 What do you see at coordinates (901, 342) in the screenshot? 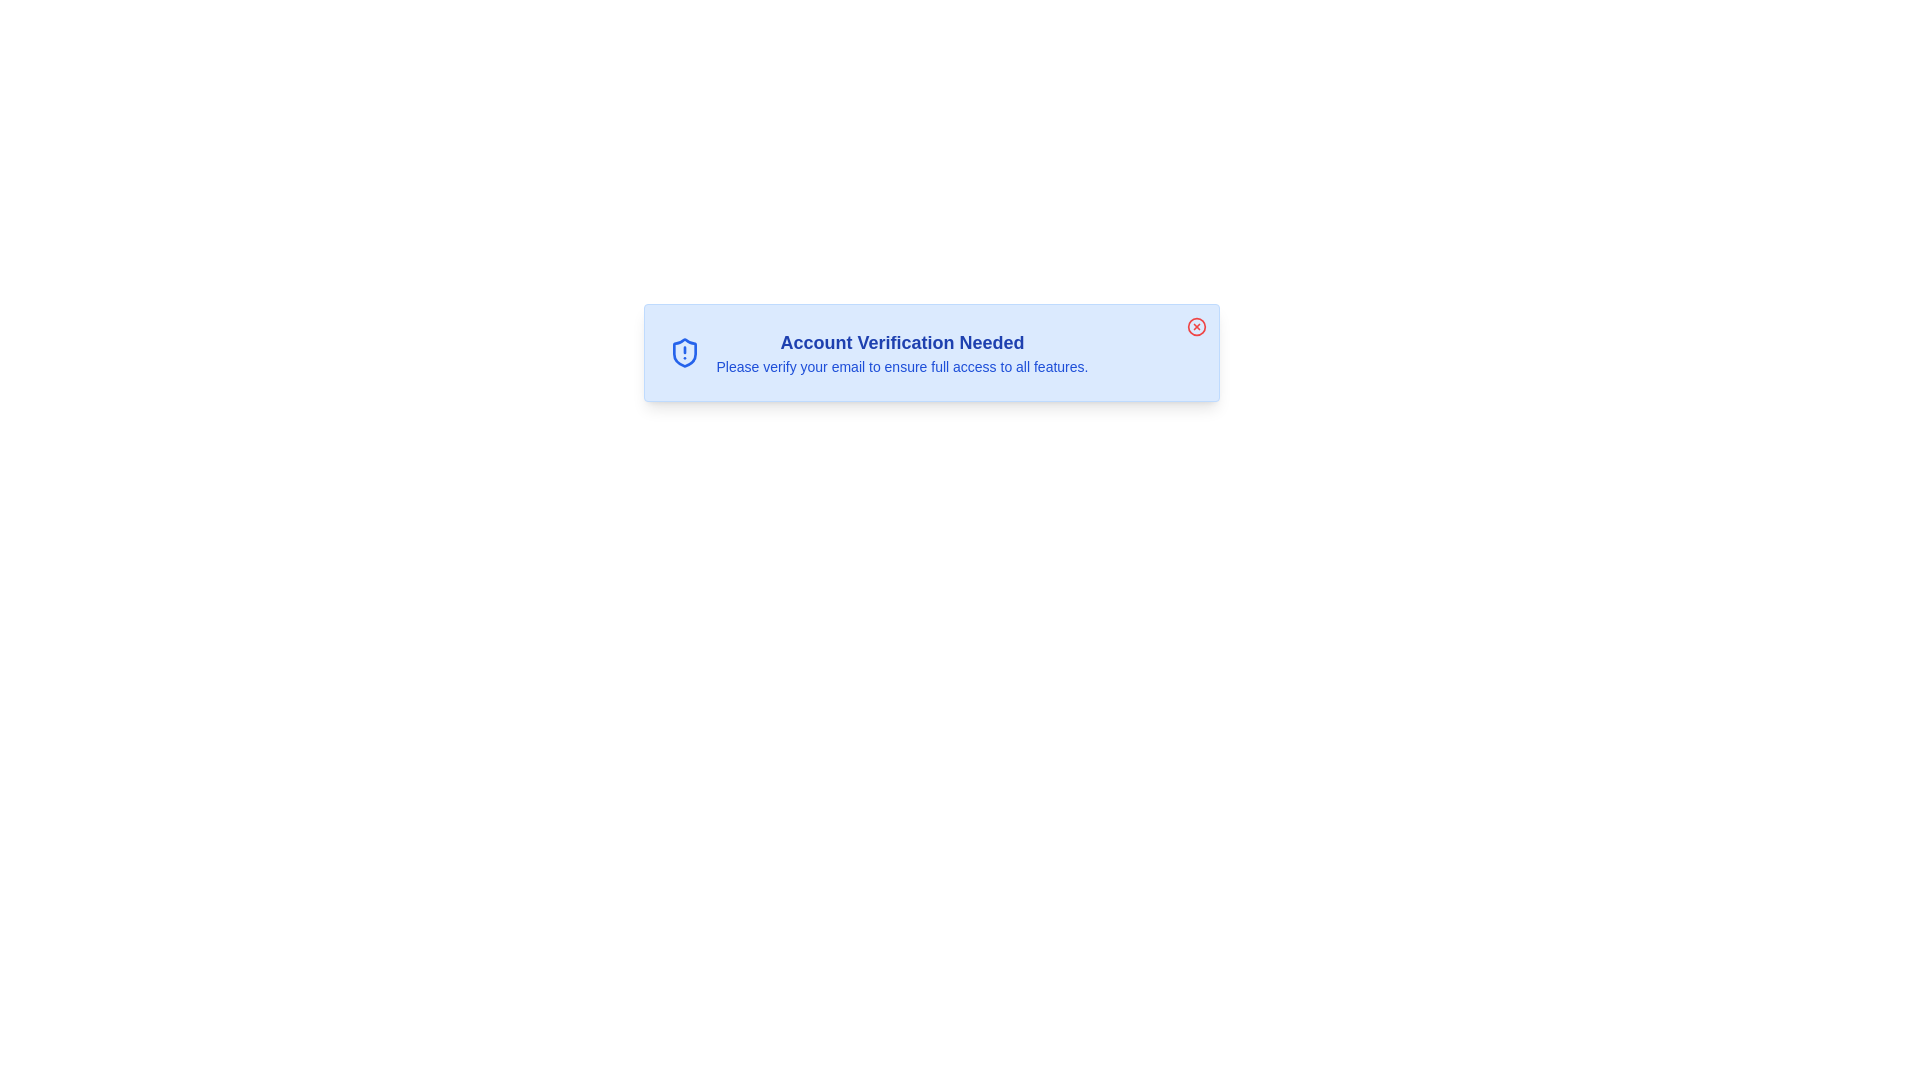
I see `text from the top header of the light blue notification box indicating that account verification is required` at bounding box center [901, 342].